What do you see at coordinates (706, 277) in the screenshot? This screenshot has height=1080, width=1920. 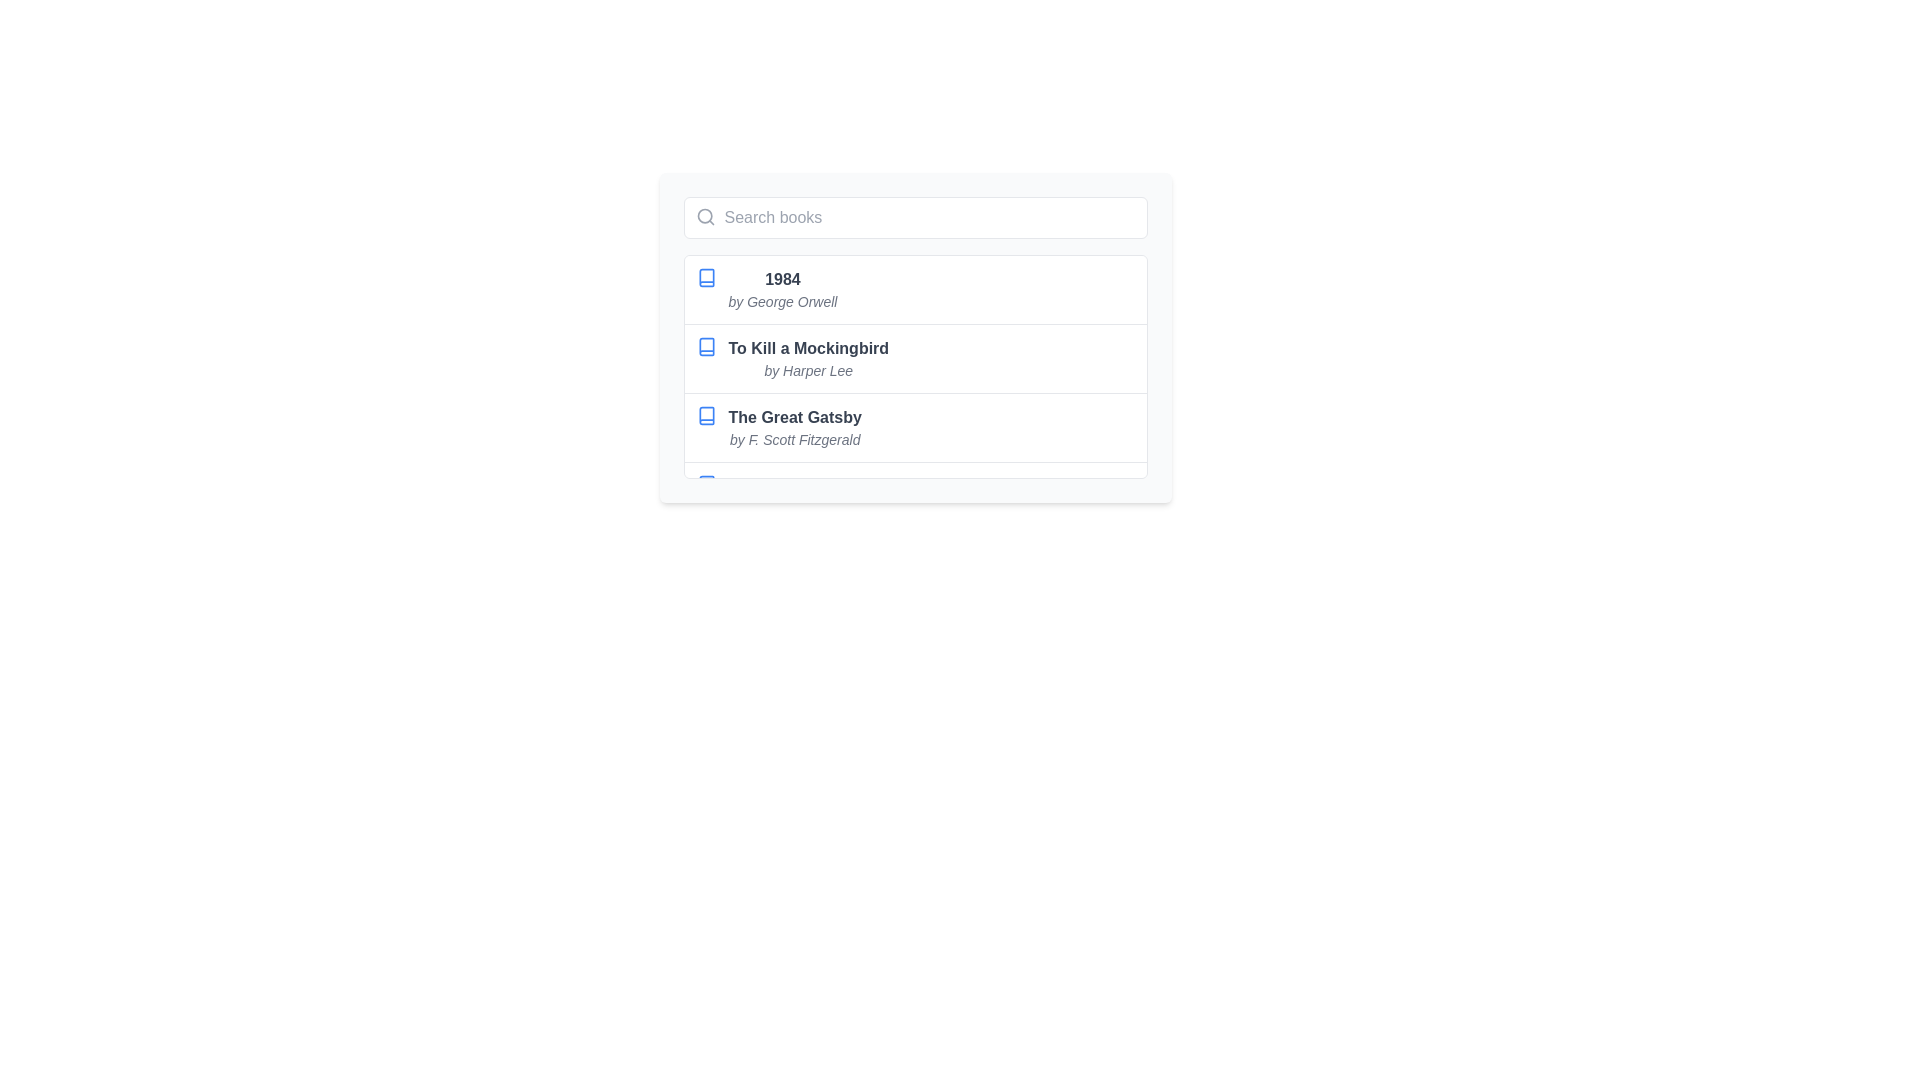 I see `the blue book icon, which is the first item in a vertical list adjacent to the text '1984 by George Orwell'` at bounding box center [706, 277].